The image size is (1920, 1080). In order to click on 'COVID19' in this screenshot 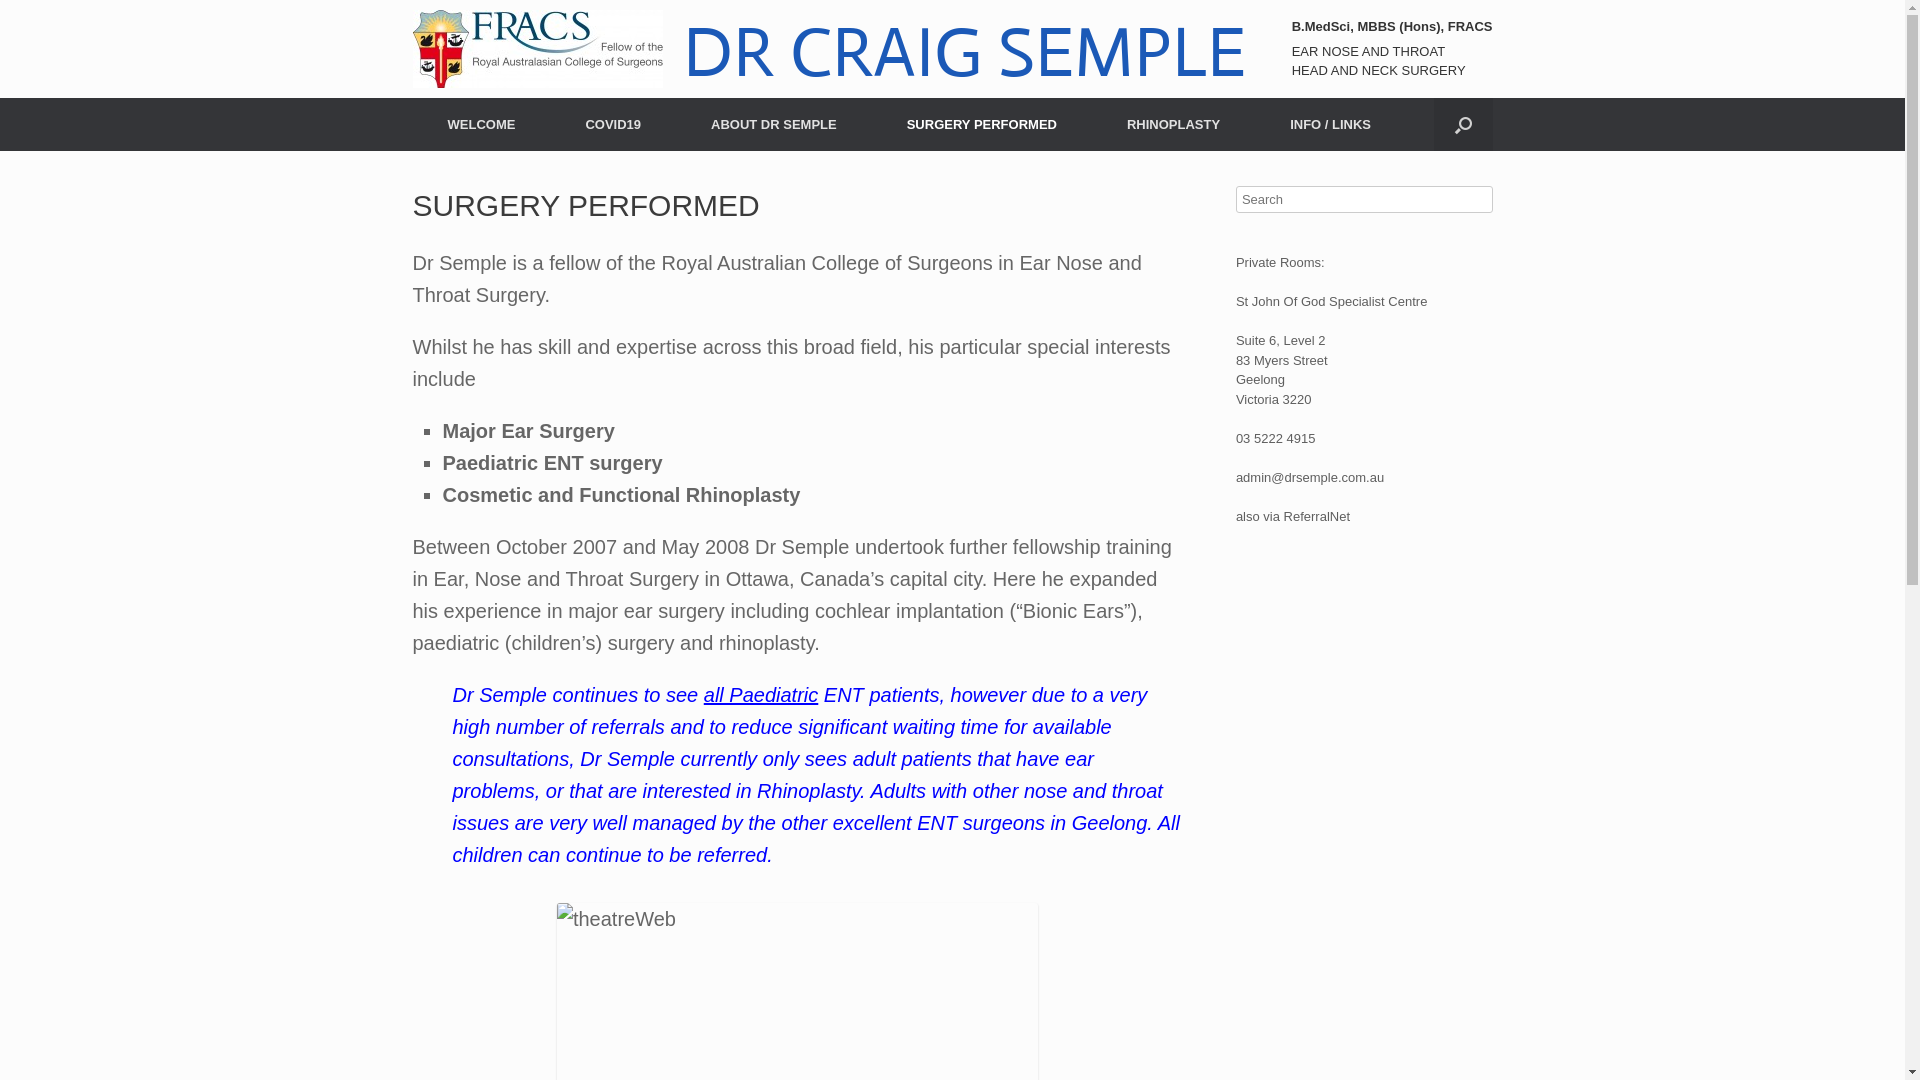, I will do `click(612, 124)`.